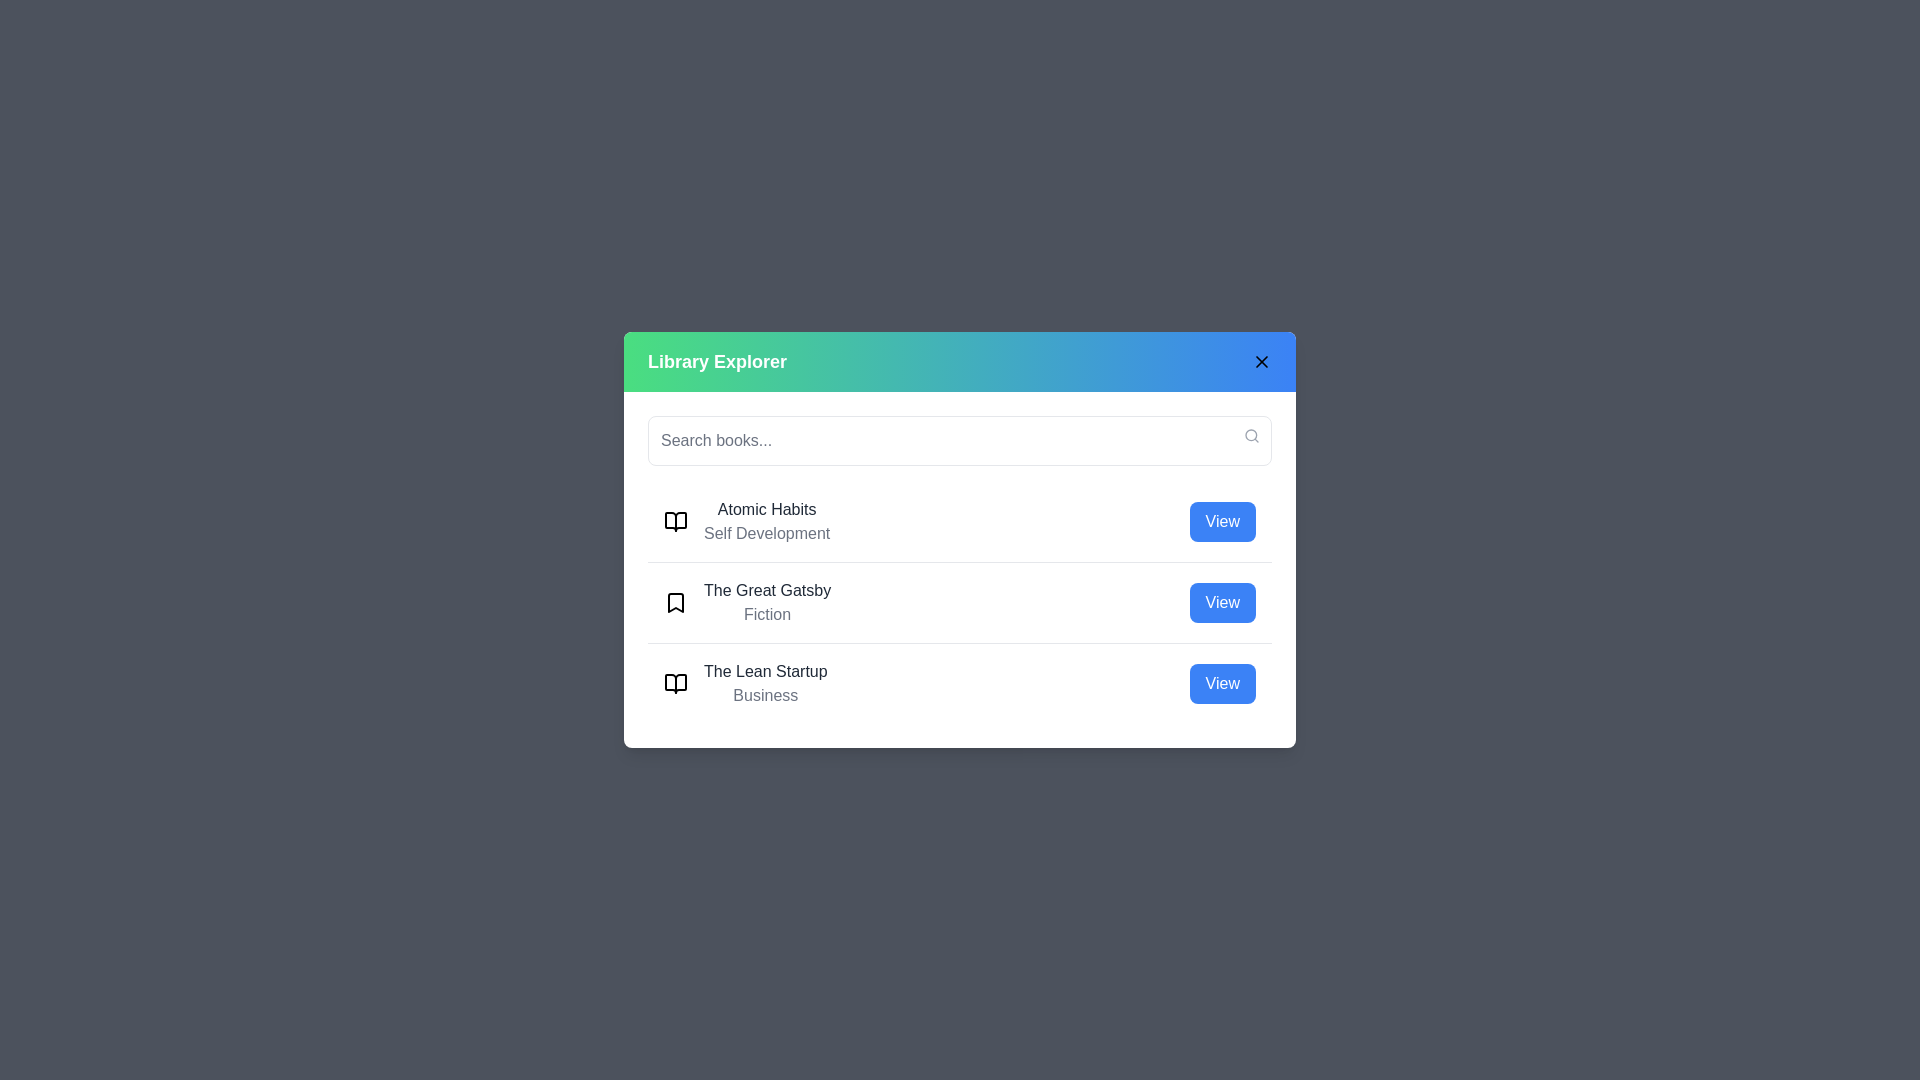  Describe the element at coordinates (1221, 601) in the screenshot. I see `the book 'The Great Gatsby' to view its details` at that location.